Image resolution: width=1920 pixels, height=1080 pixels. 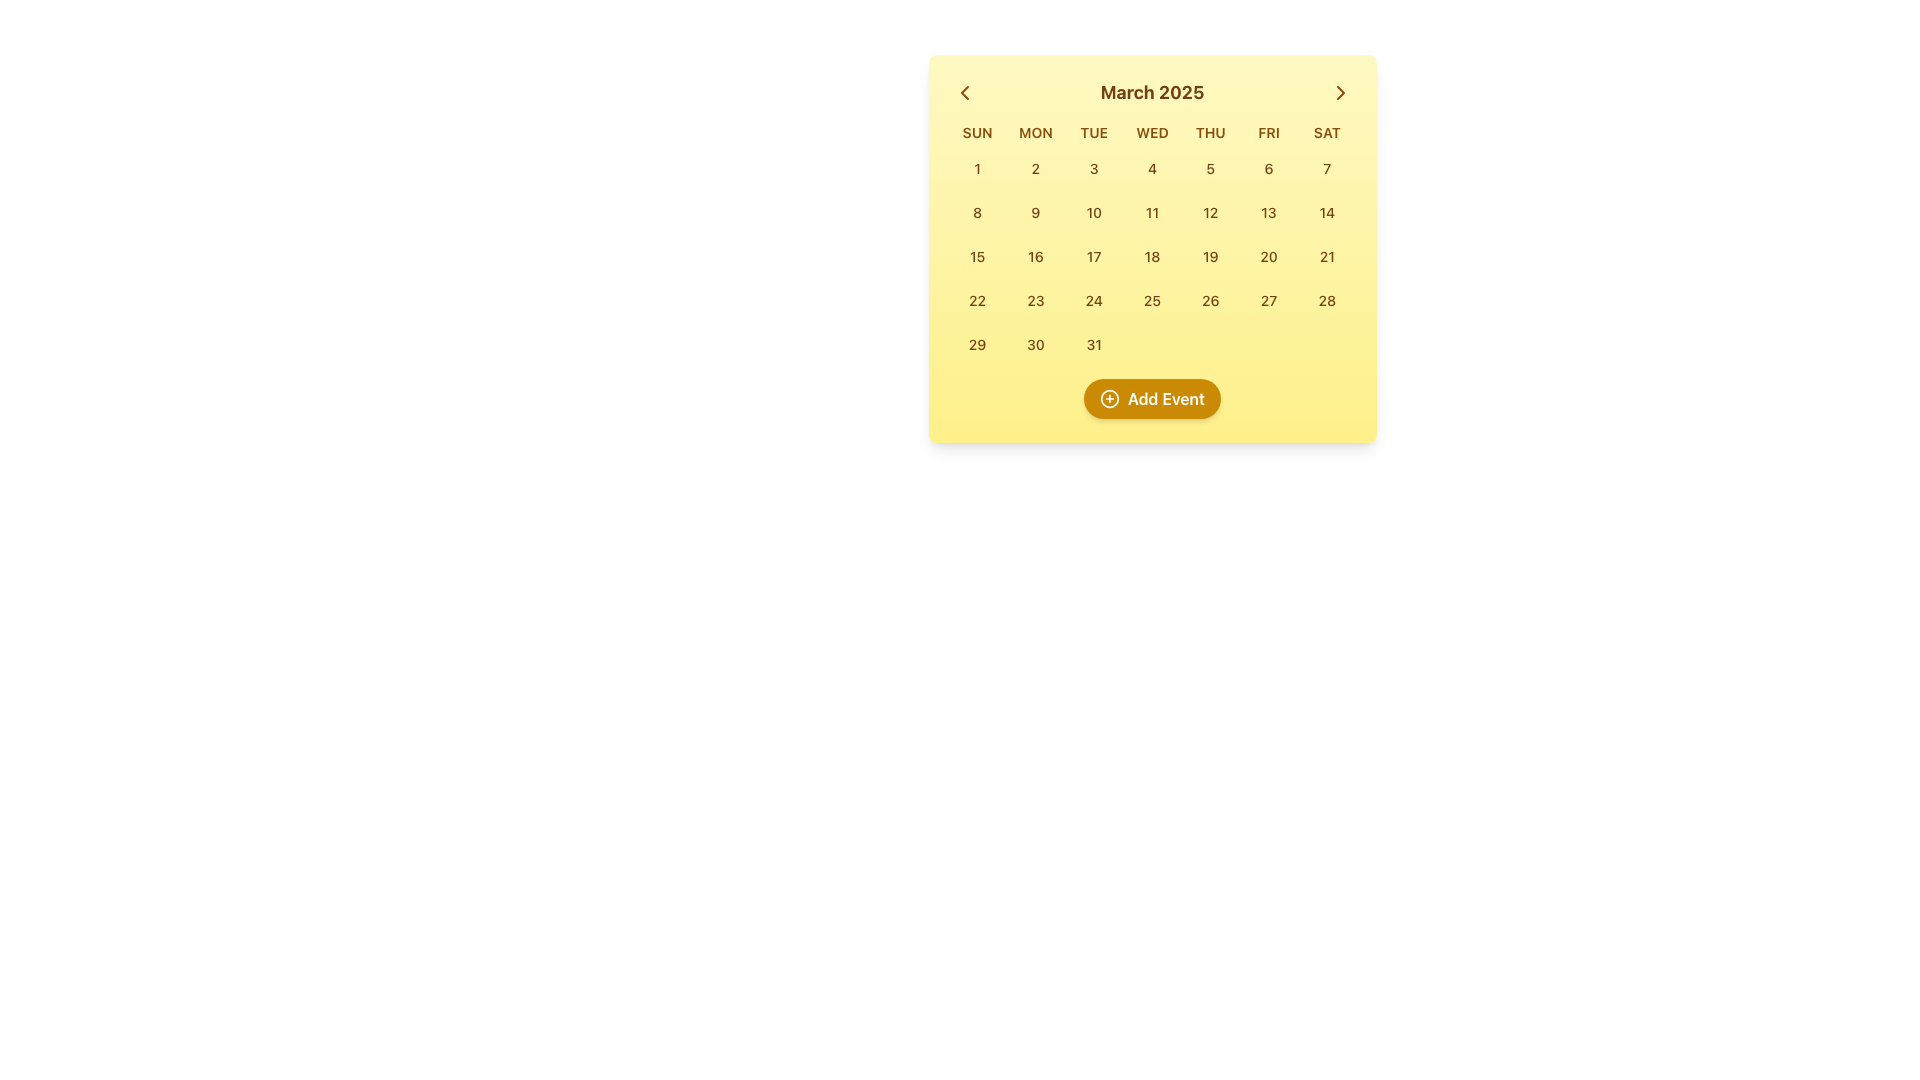 I want to click on the numeric text element displaying '24' in brown color on a light yellow background within the calendar grid, so click(x=1093, y=300).